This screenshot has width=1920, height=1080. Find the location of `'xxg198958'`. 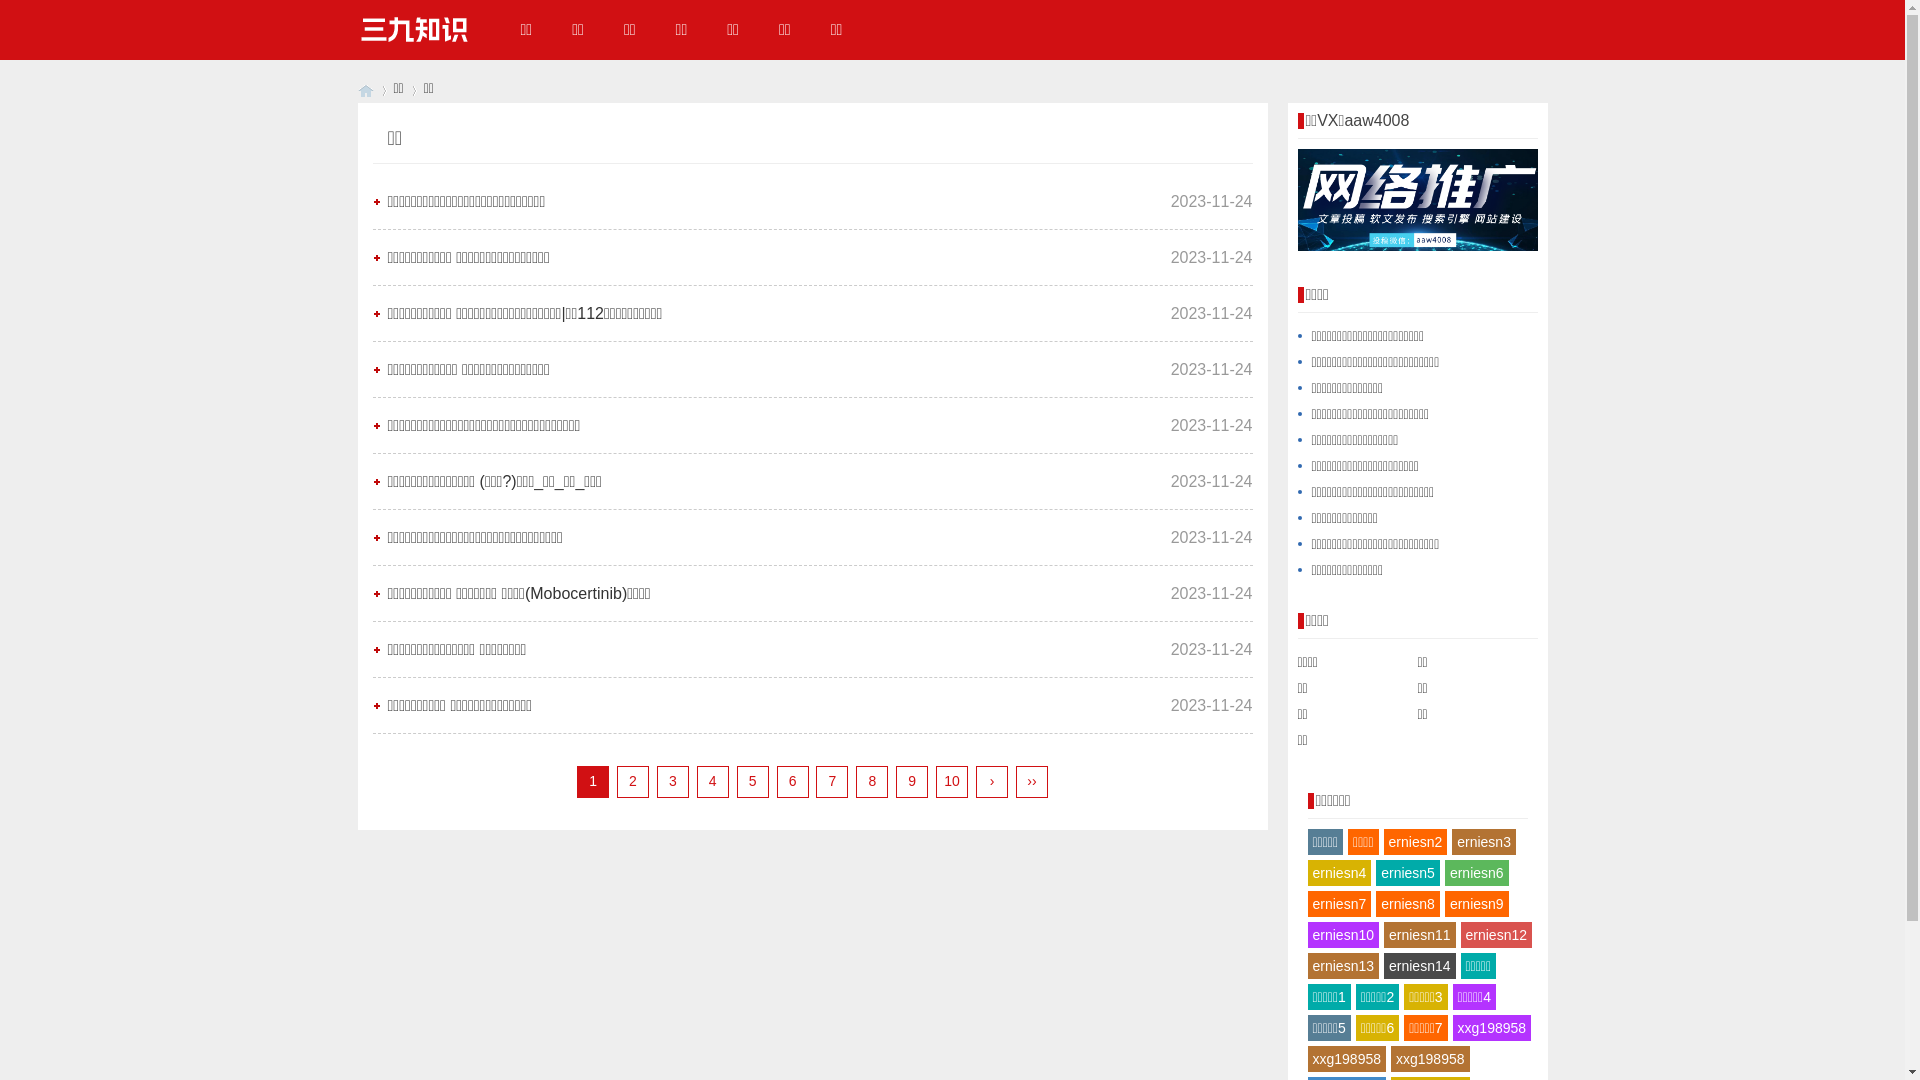

'xxg198958' is located at coordinates (1429, 1058).